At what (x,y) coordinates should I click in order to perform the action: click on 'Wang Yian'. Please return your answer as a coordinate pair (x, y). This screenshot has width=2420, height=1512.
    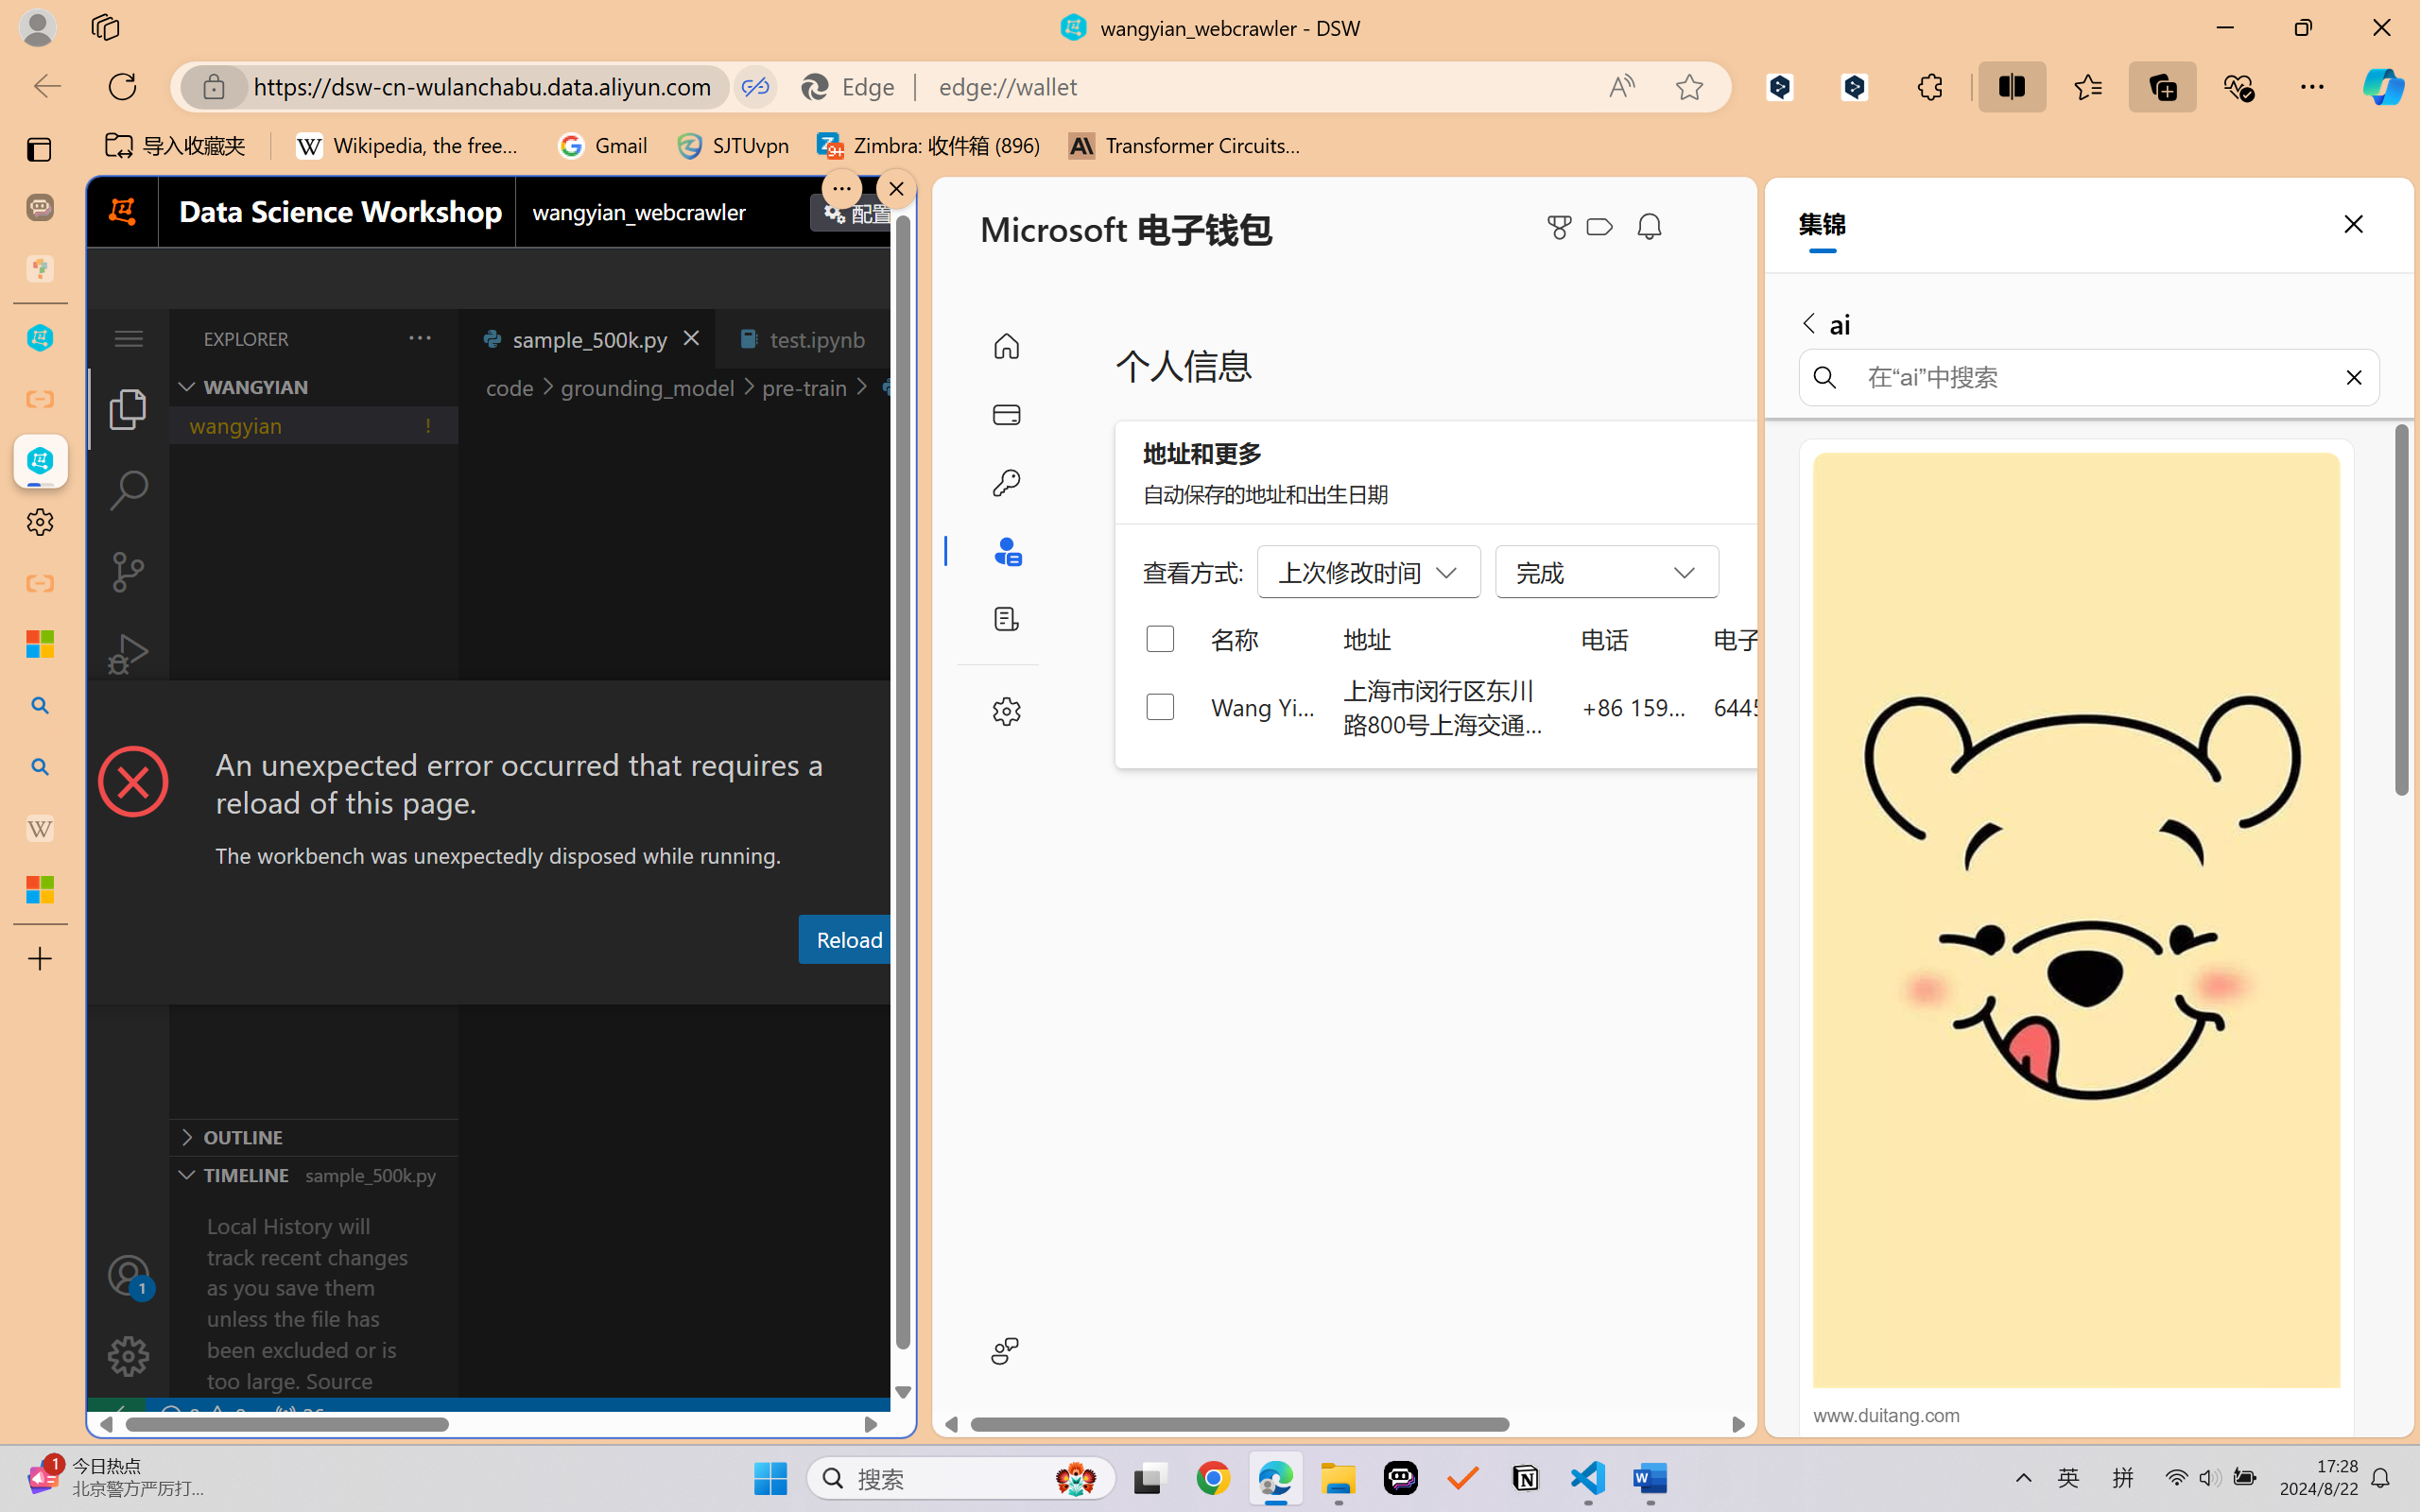
    Looking at the image, I should click on (1263, 705).